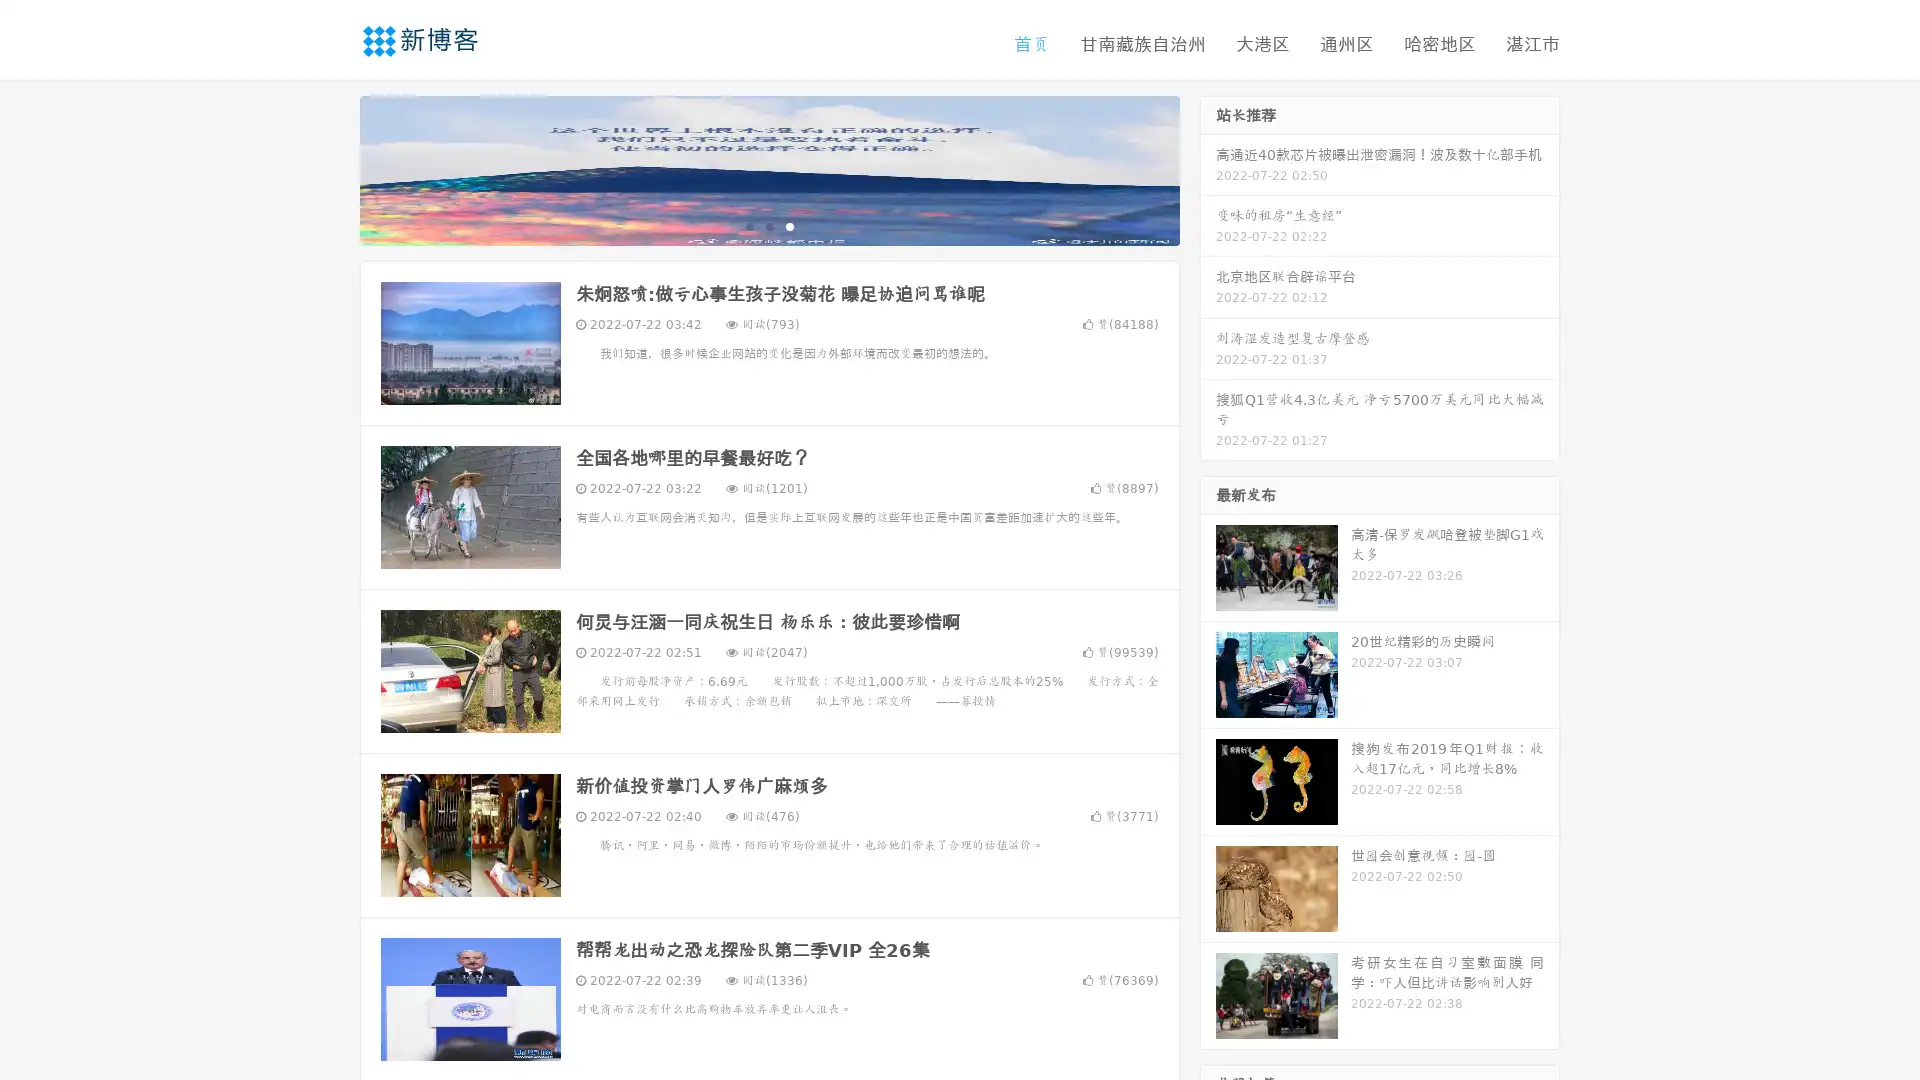 This screenshot has height=1080, width=1920. I want to click on Next slide, so click(1208, 168).